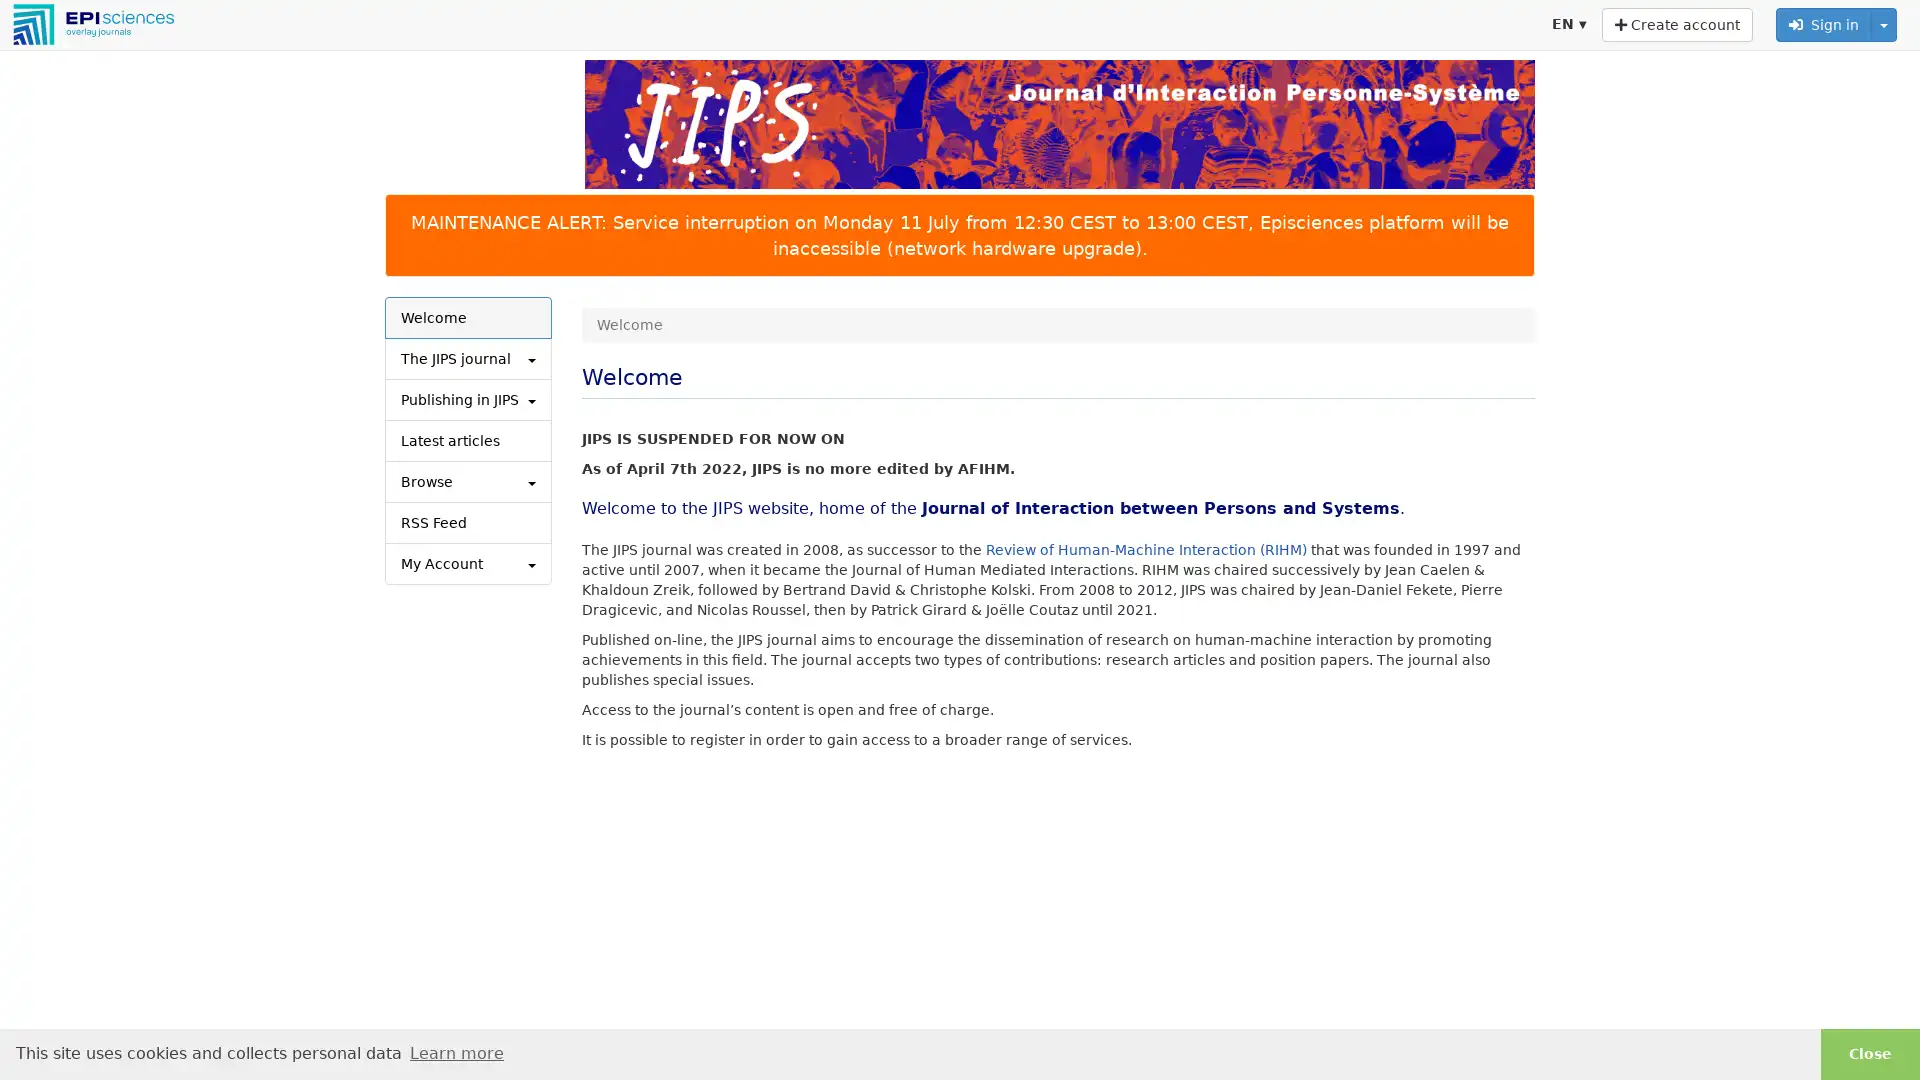 The height and width of the screenshot is (1080, 1920). I want to click on Sign in, so click(1824, 24).